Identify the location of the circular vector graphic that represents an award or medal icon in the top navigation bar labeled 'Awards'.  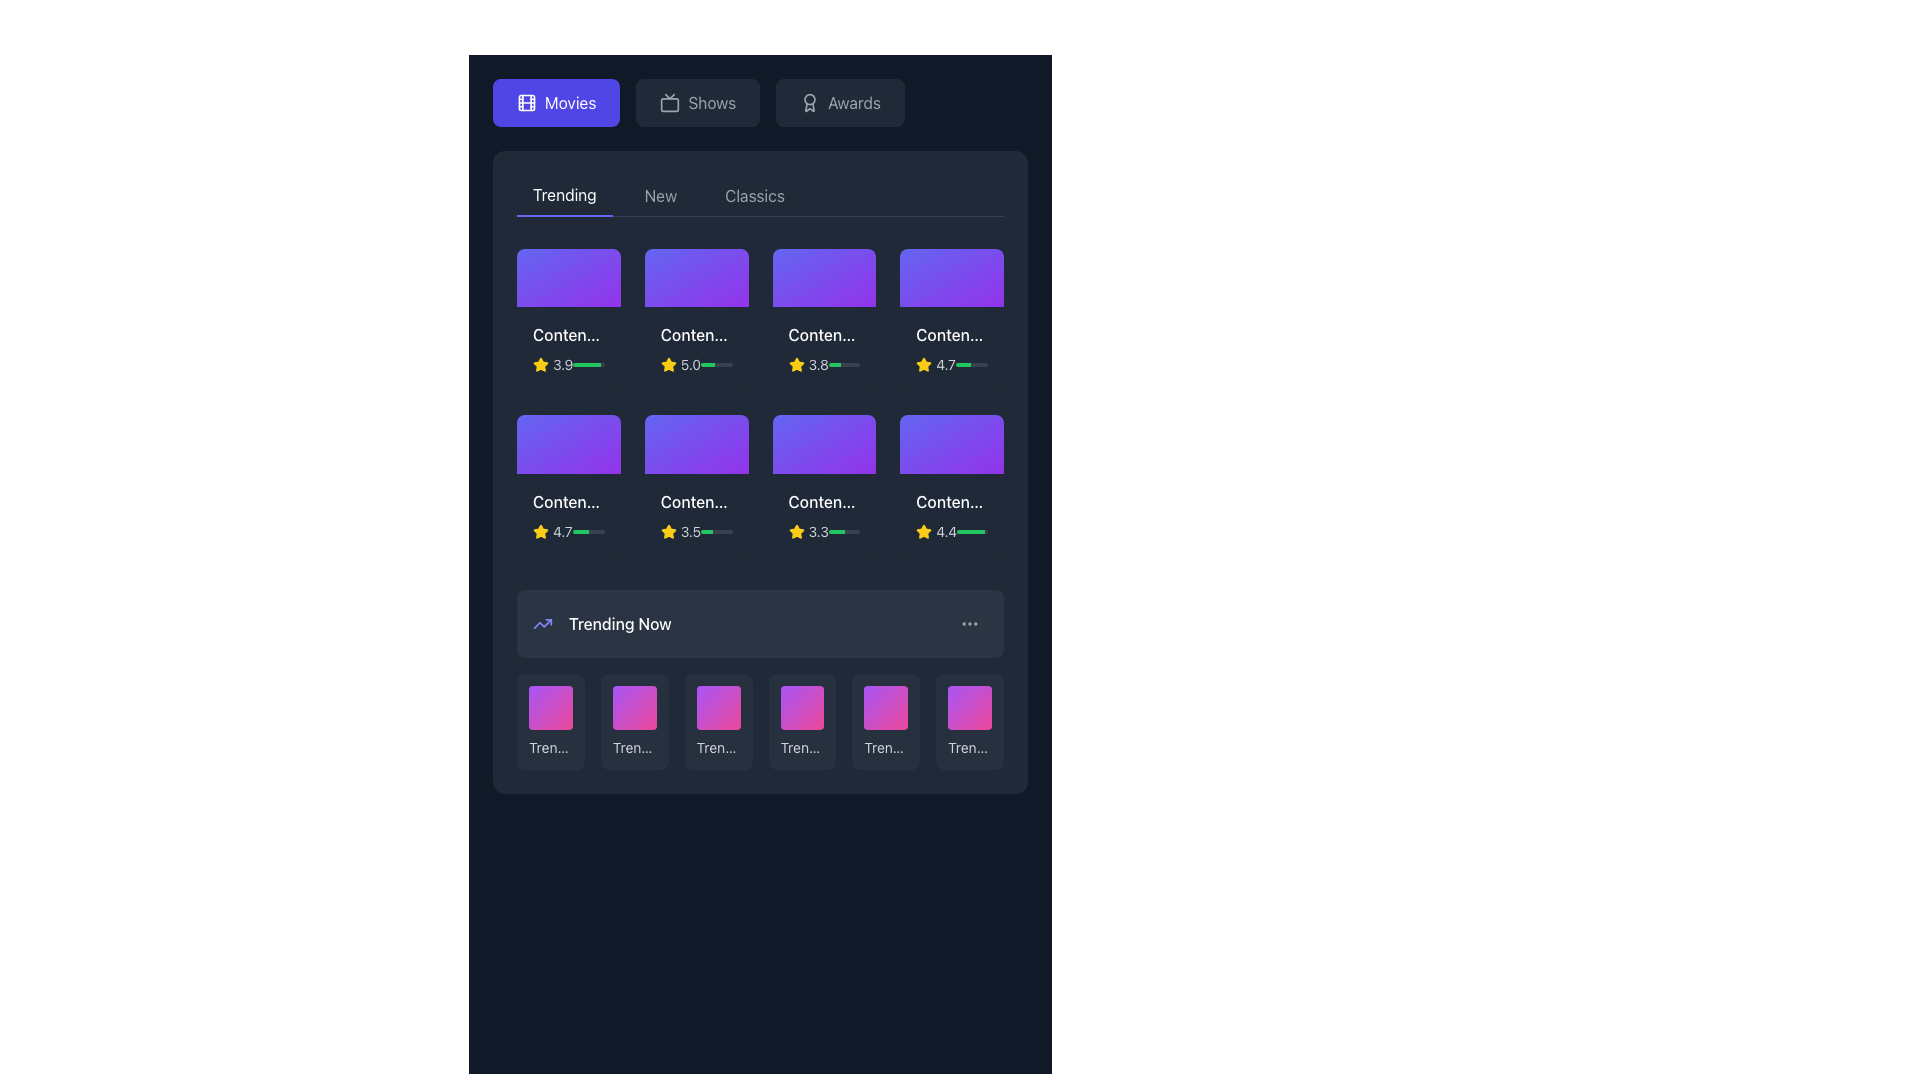
(810, 99).